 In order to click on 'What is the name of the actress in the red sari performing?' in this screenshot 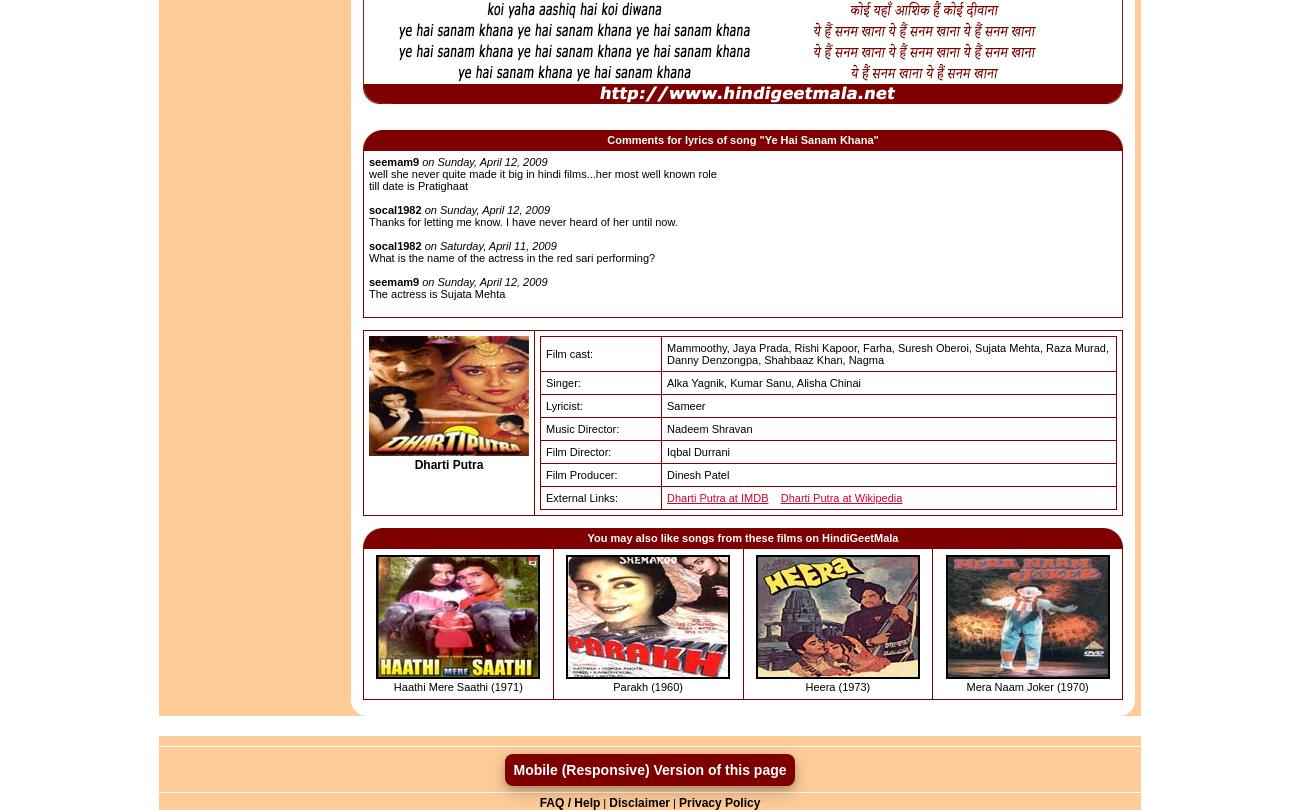, I will do `click(511, 256)`.